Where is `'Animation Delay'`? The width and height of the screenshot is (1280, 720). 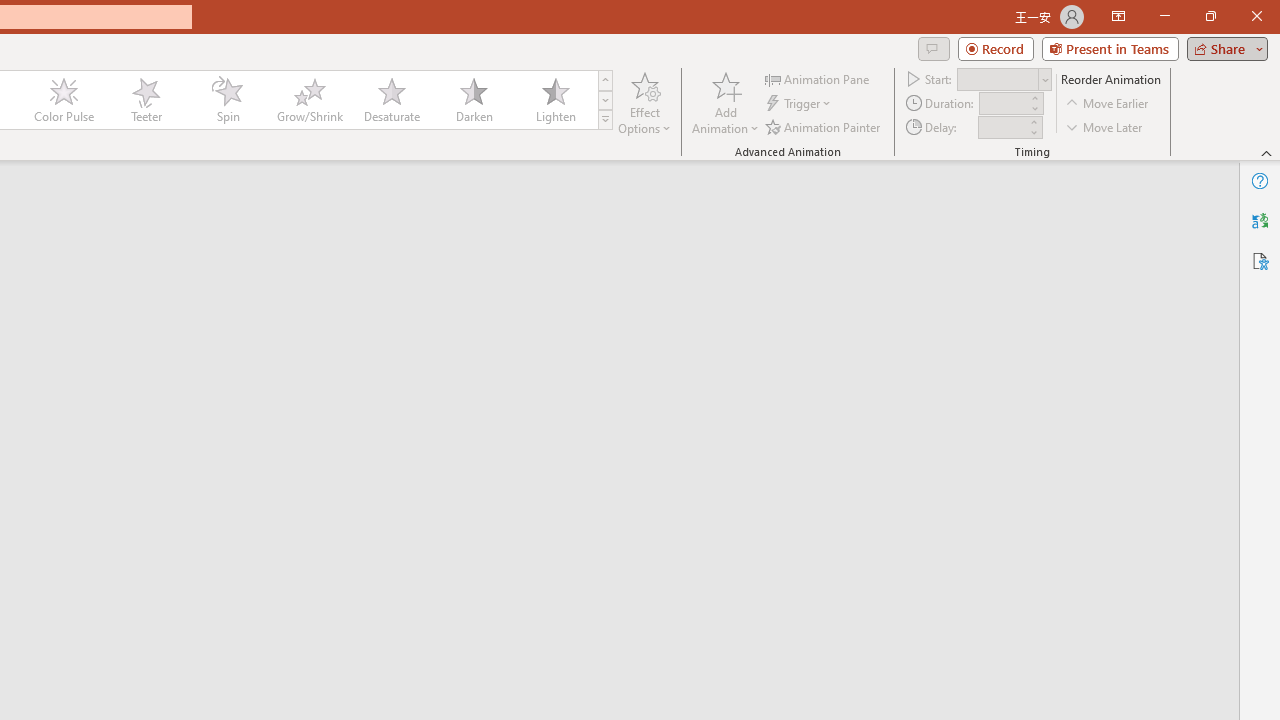
'Animation Delay' is located at coordinates (1002, 127).